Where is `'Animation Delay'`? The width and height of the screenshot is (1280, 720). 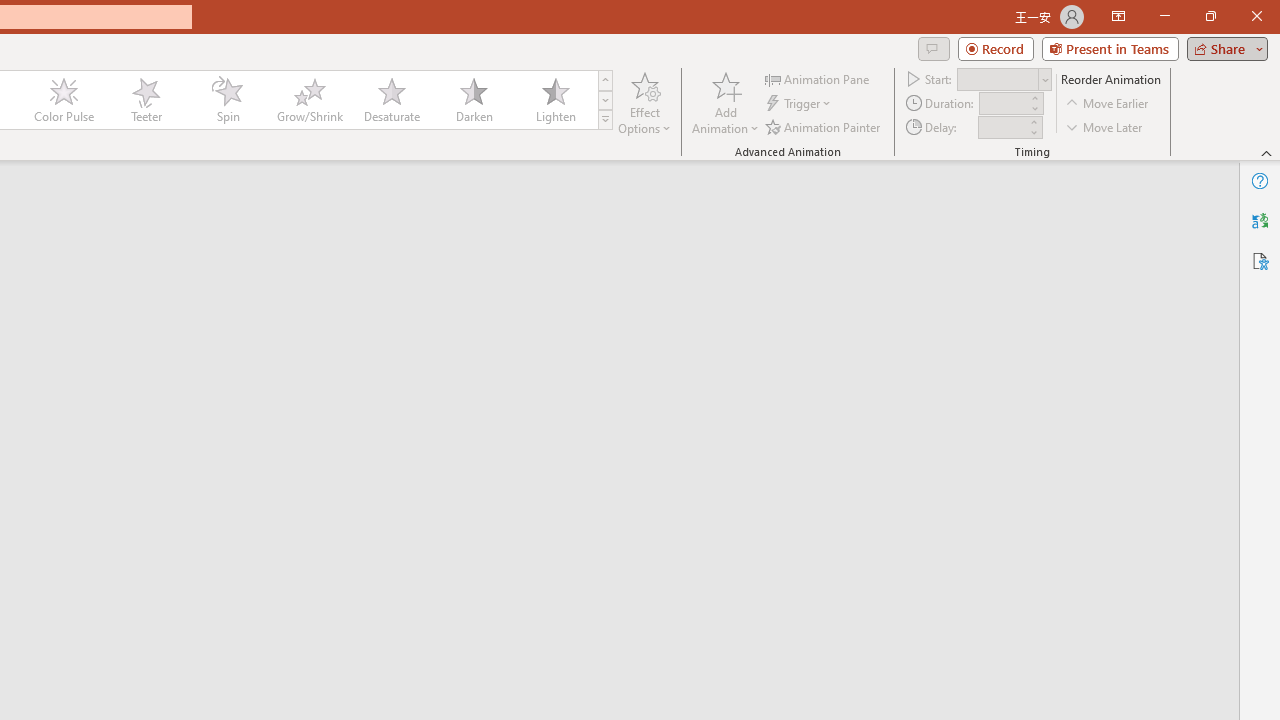
'Animation Delay' is located at coordinates (1002, 127).